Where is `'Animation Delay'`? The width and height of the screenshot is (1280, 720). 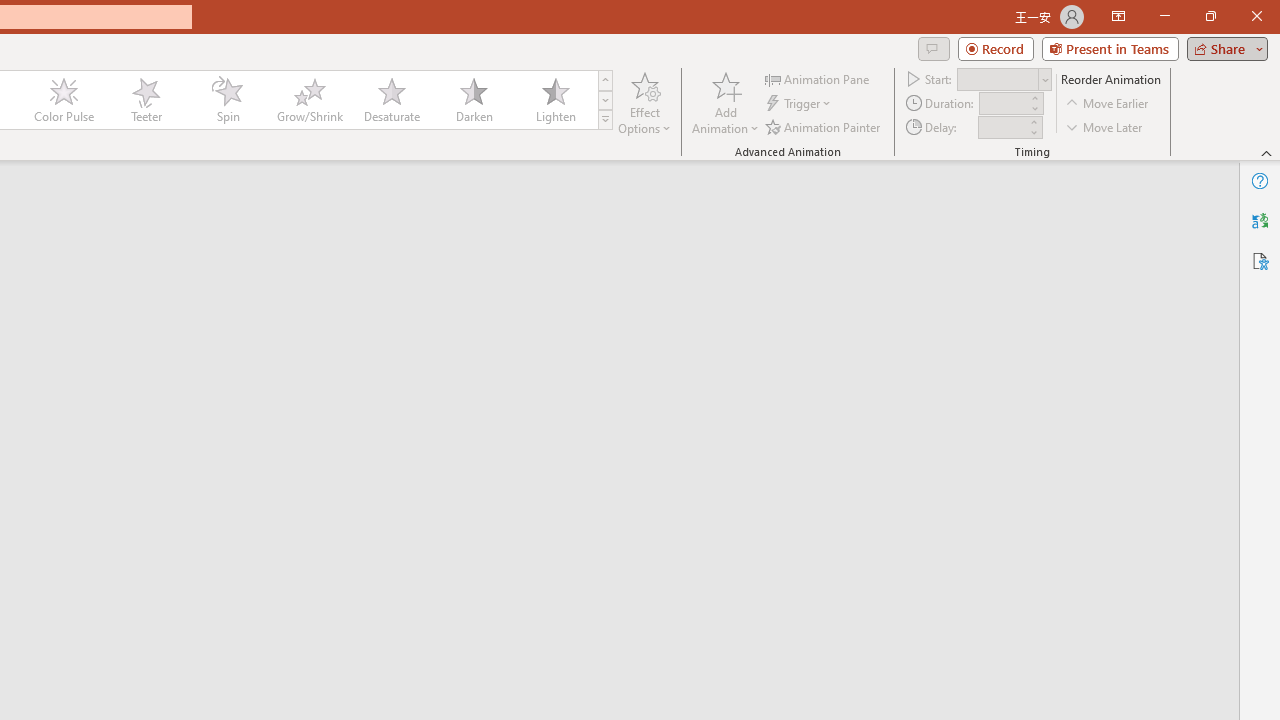
'Animation Delay' is located at coordinates (1002, 127).